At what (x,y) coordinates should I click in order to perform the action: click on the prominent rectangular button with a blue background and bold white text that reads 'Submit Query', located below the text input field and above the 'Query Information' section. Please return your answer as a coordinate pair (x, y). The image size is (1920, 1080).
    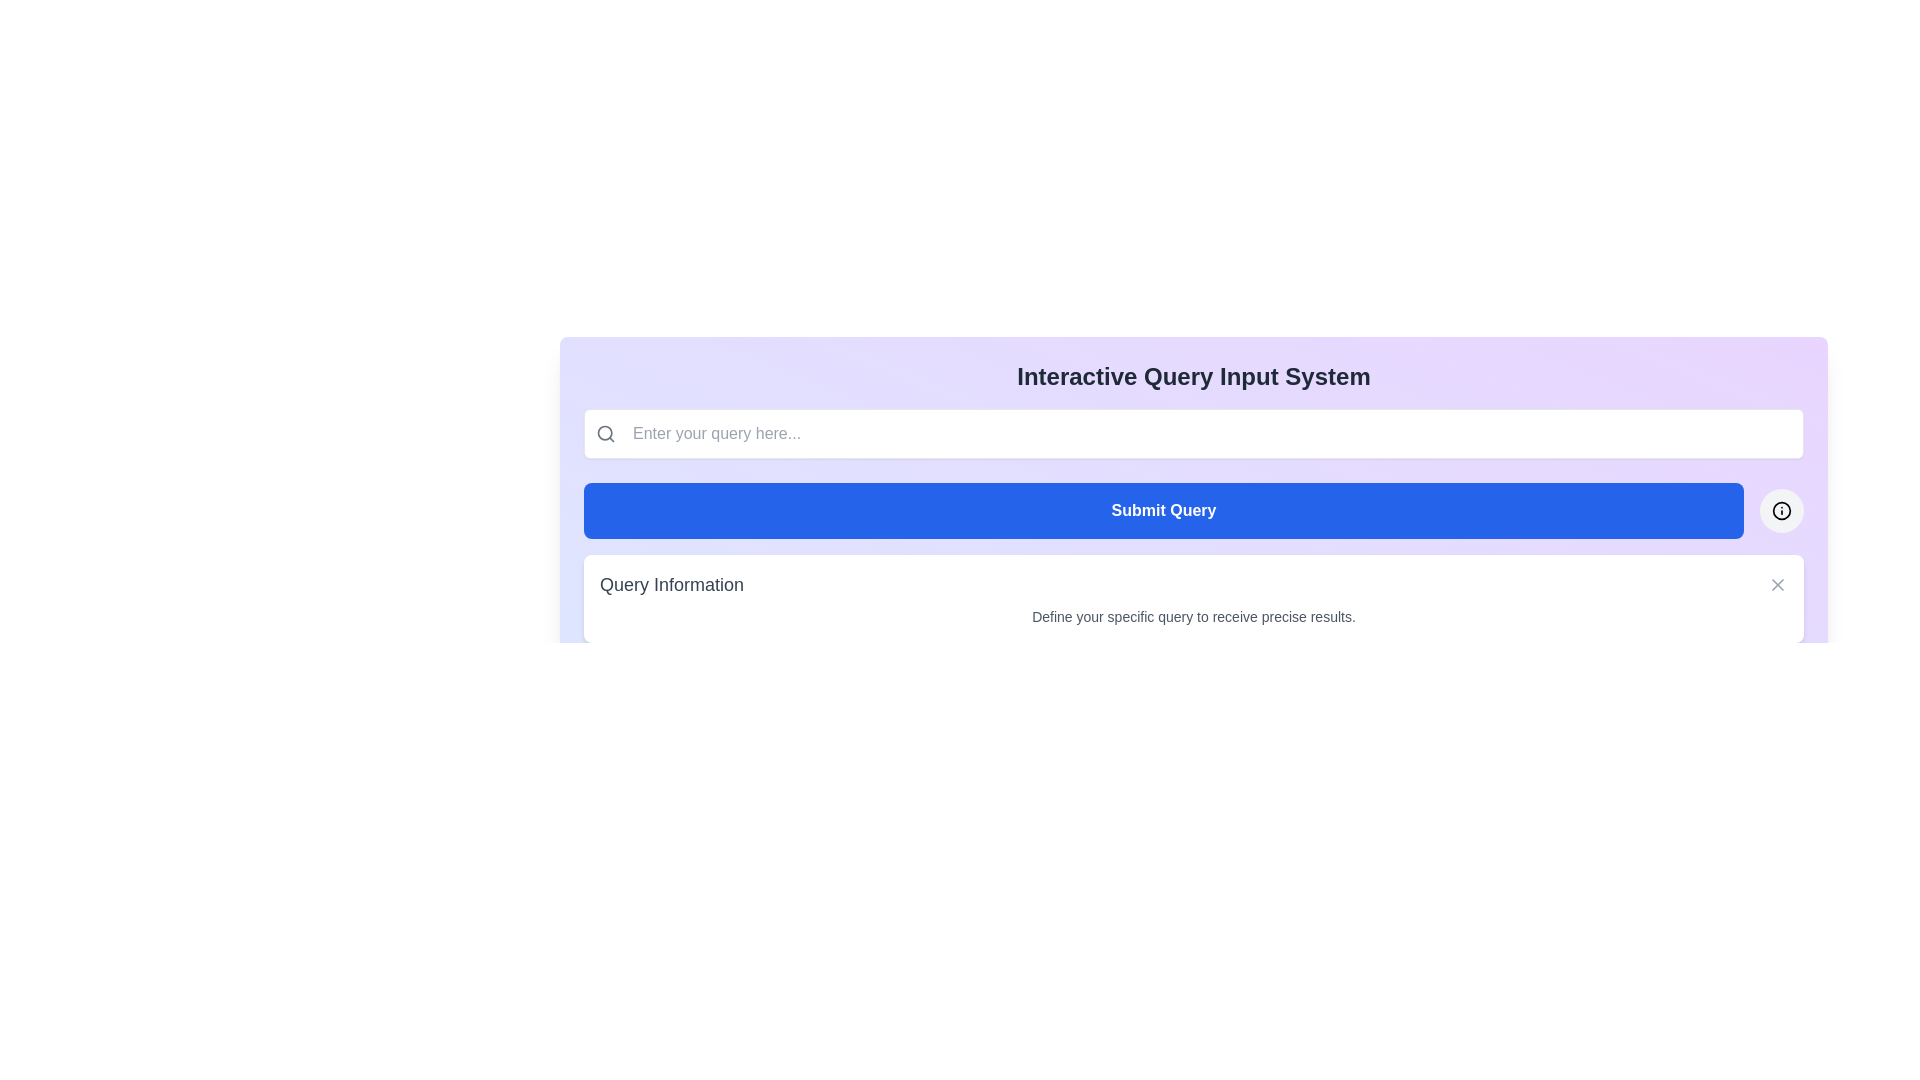
    Looking at the image, I should click on (1194, 509).